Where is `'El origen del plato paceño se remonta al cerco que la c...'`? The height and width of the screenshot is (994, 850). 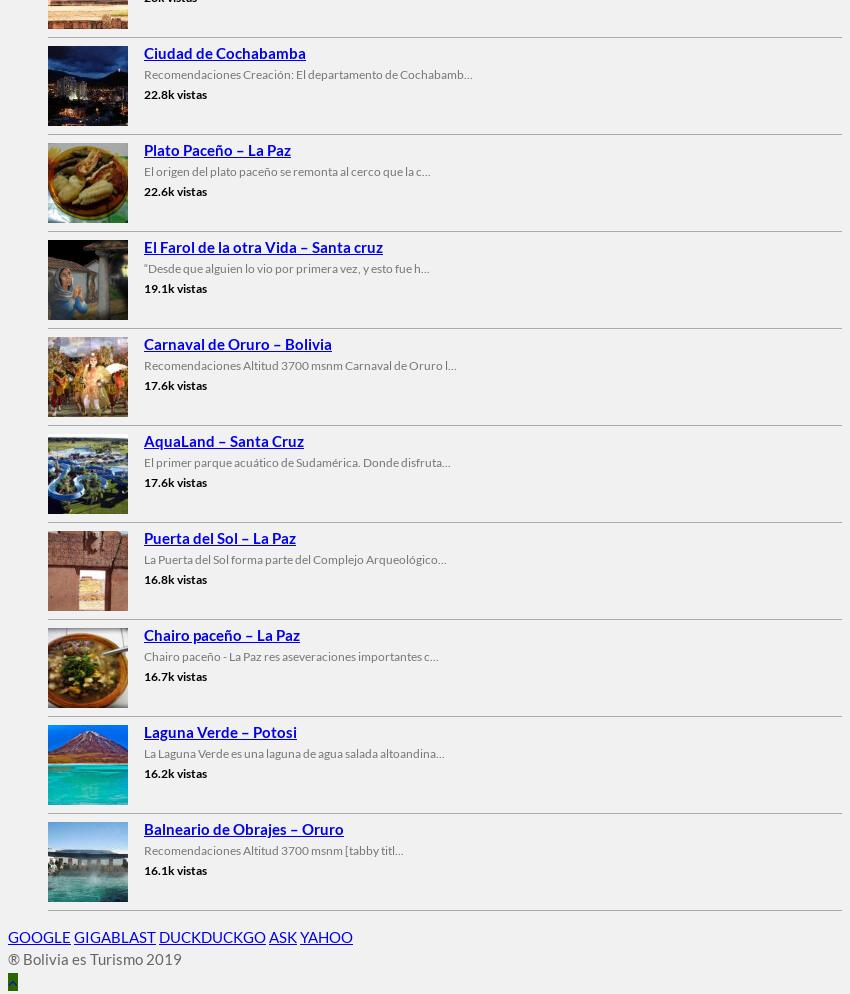 'El origen del plato paceño se remonta al cerco que la c...' is located at coordinates (286, 170).